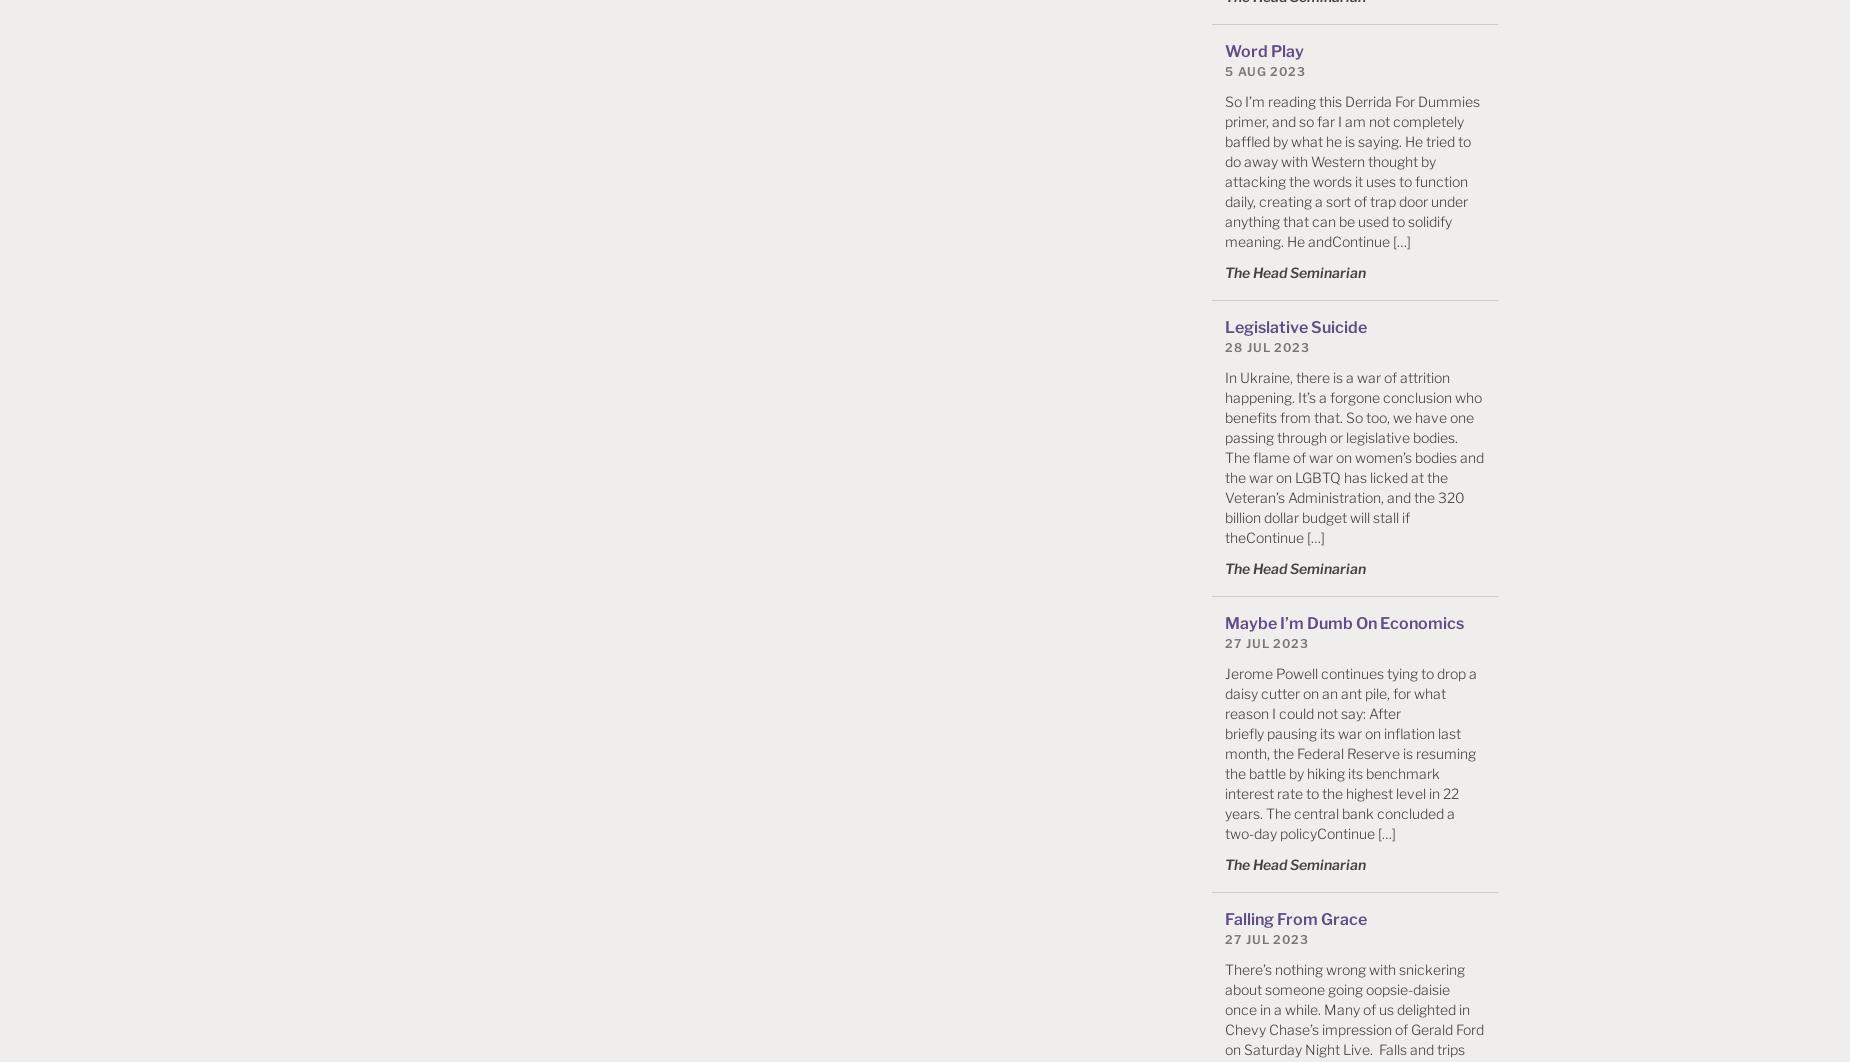 The width and height of the screenshot is (1850, 1062). I want to click on 'Legislative Suicide', so click(1294, 326).